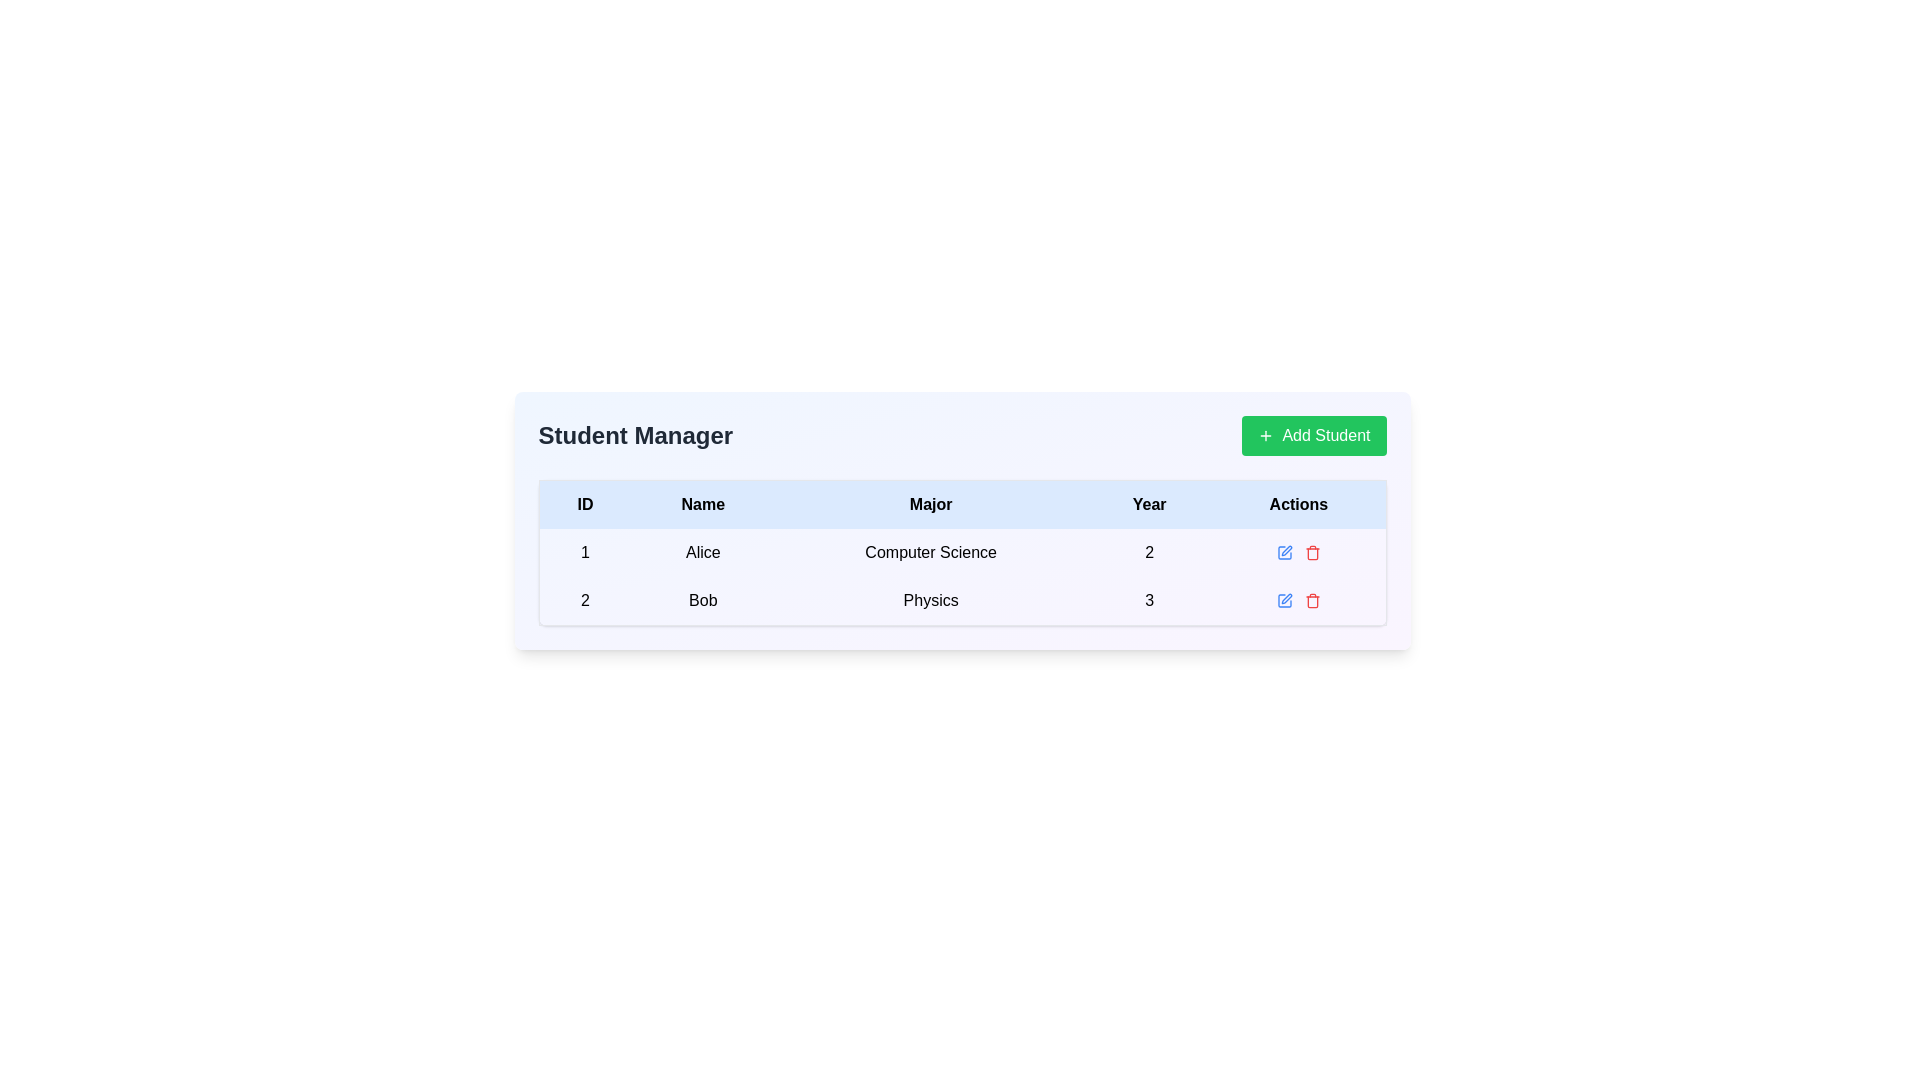  I want to click on the delete icon button located in the 'Actions' column of the second table row, so click(1312, 601).